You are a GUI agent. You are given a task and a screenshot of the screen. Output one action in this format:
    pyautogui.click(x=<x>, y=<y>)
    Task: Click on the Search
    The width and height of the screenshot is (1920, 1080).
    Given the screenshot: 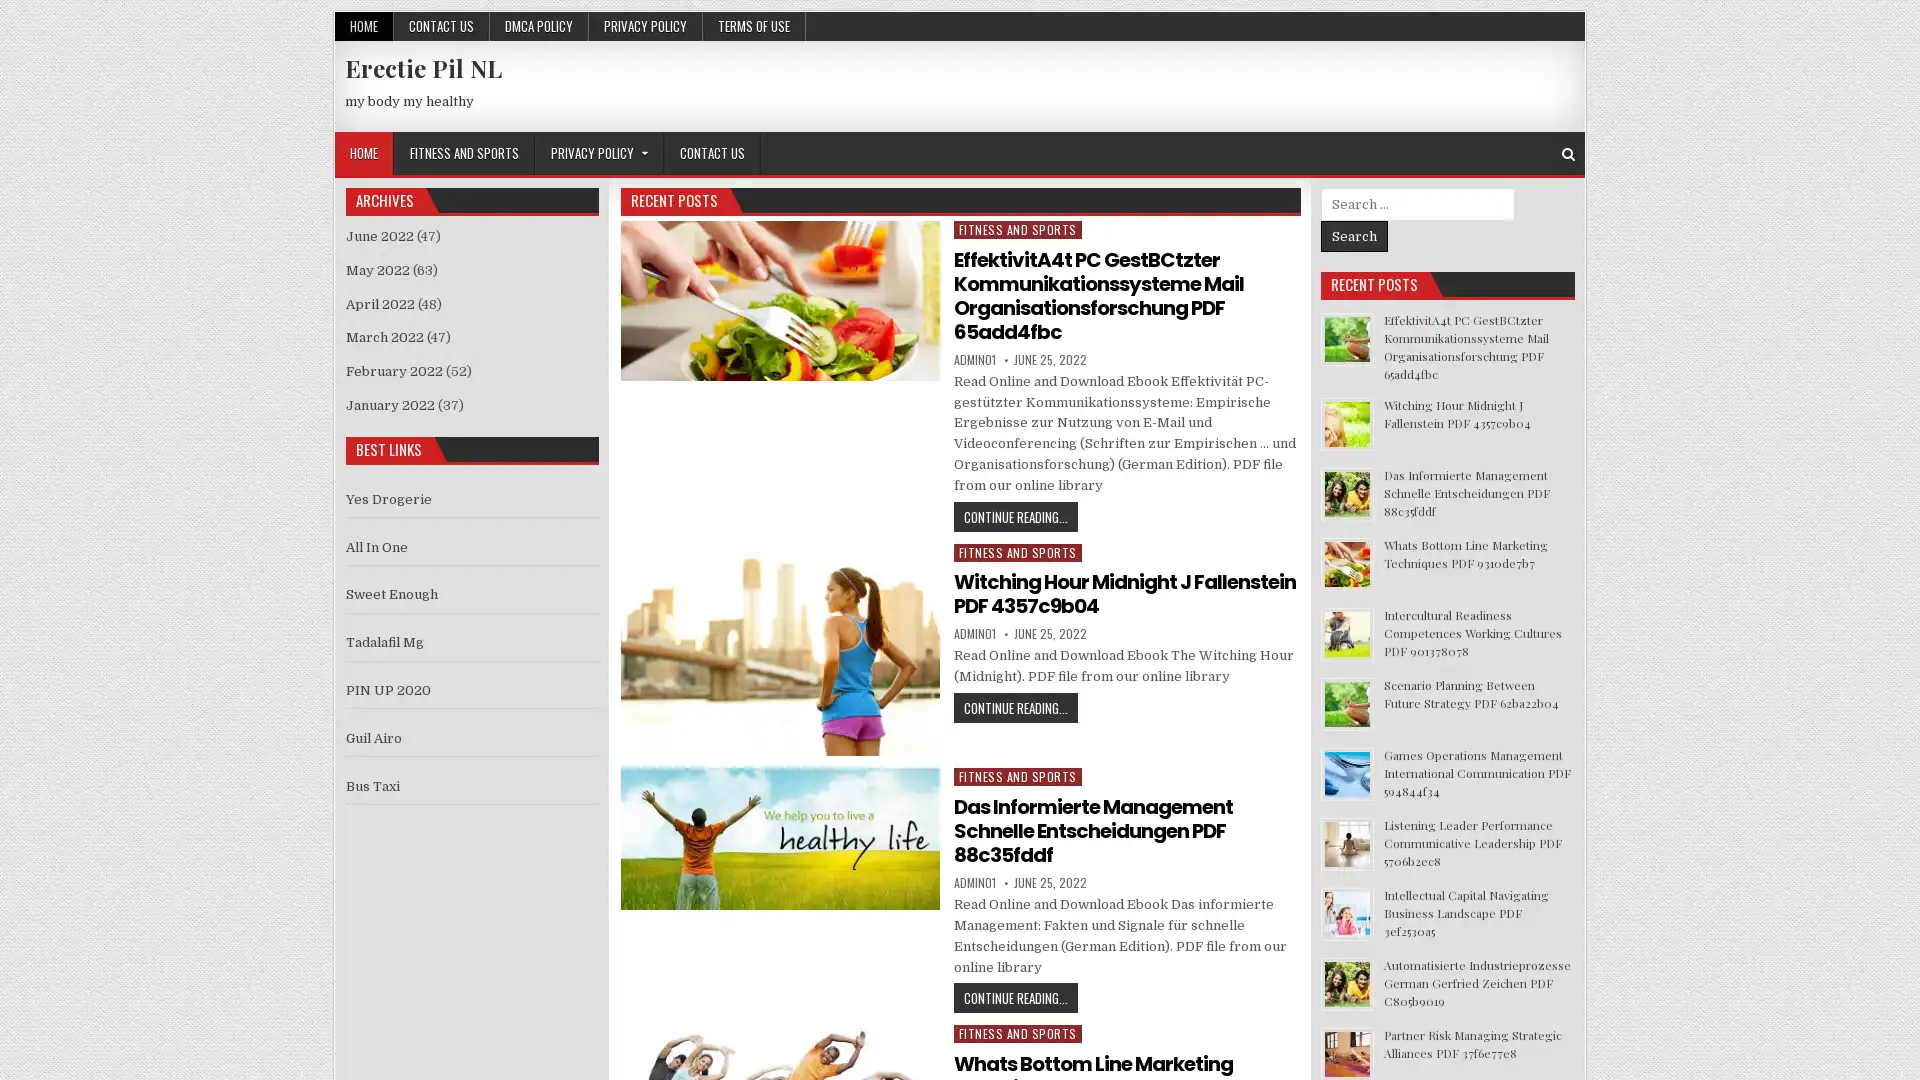 What is the action you would take?
    pyautogui.click(x=1354, y=235)
    